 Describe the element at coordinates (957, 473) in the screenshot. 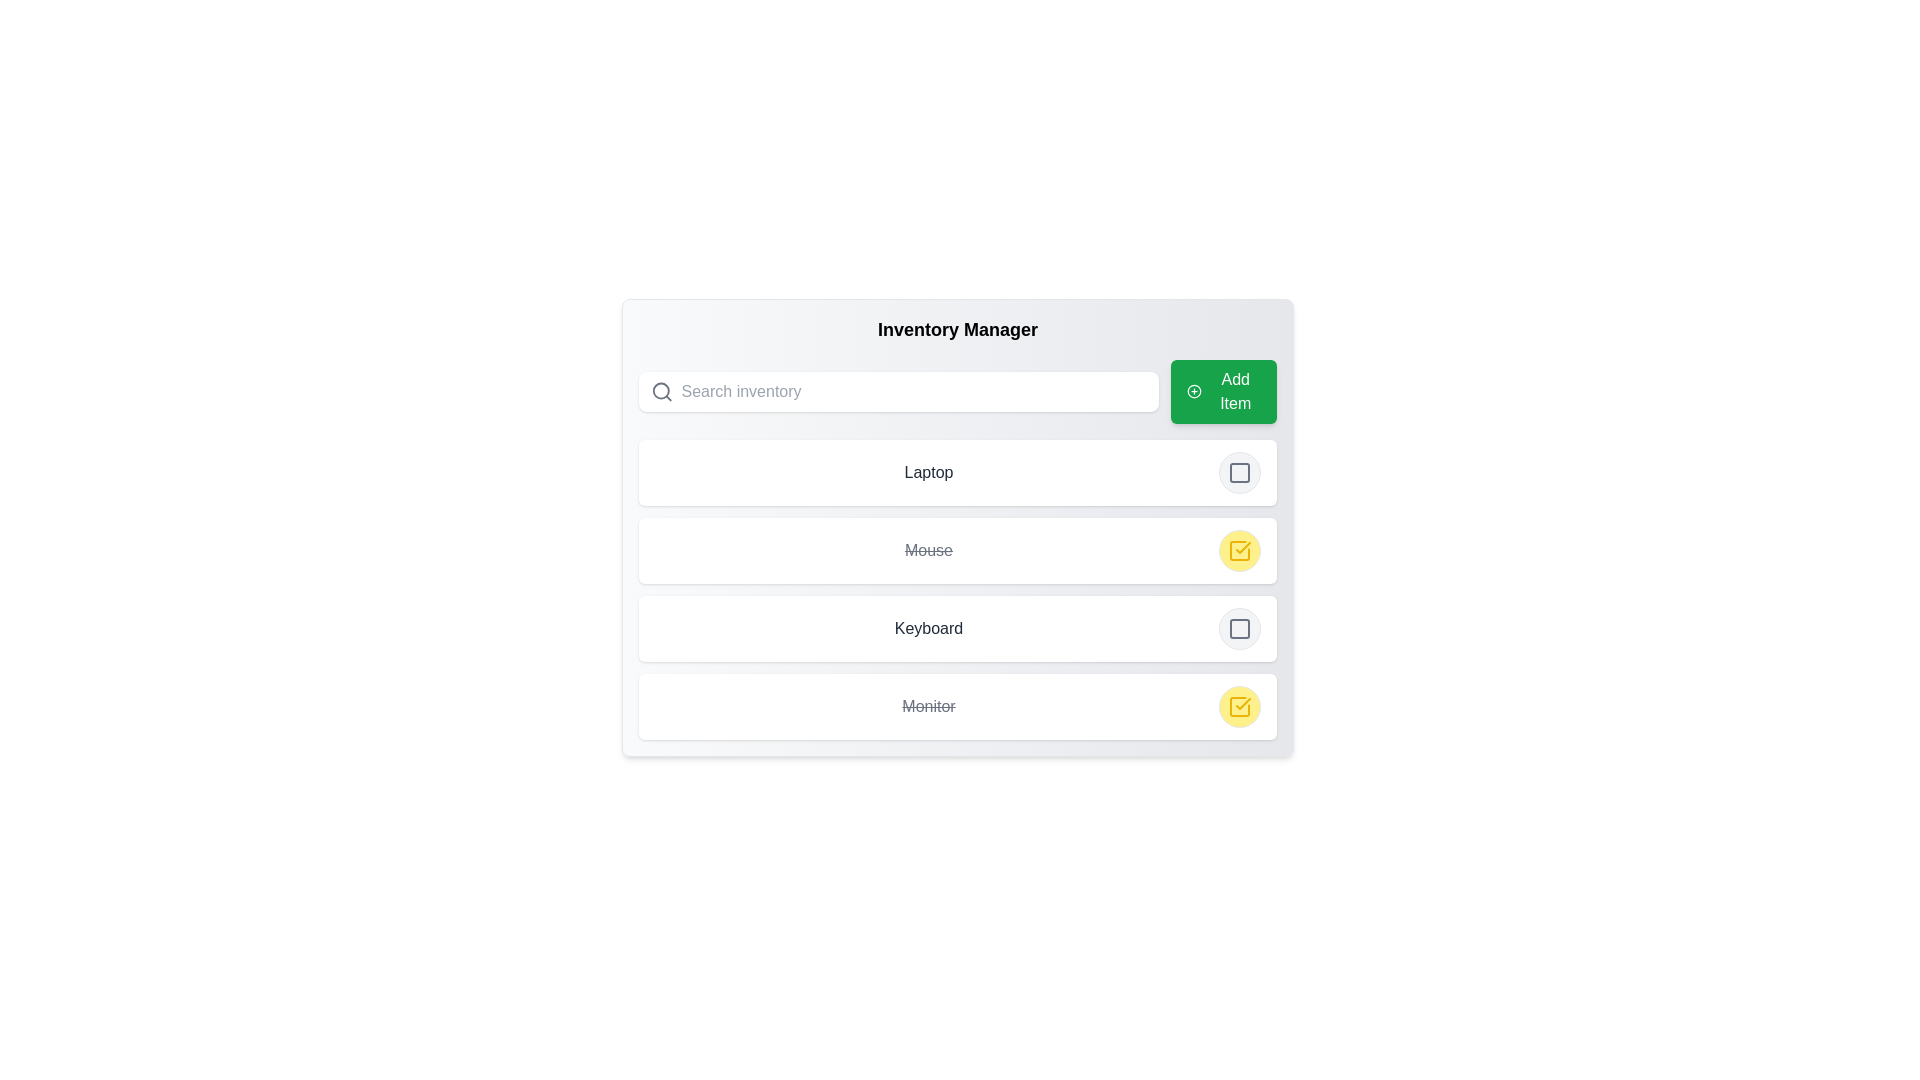

I see `the inventory item labeled 'Laptop'` at that location.